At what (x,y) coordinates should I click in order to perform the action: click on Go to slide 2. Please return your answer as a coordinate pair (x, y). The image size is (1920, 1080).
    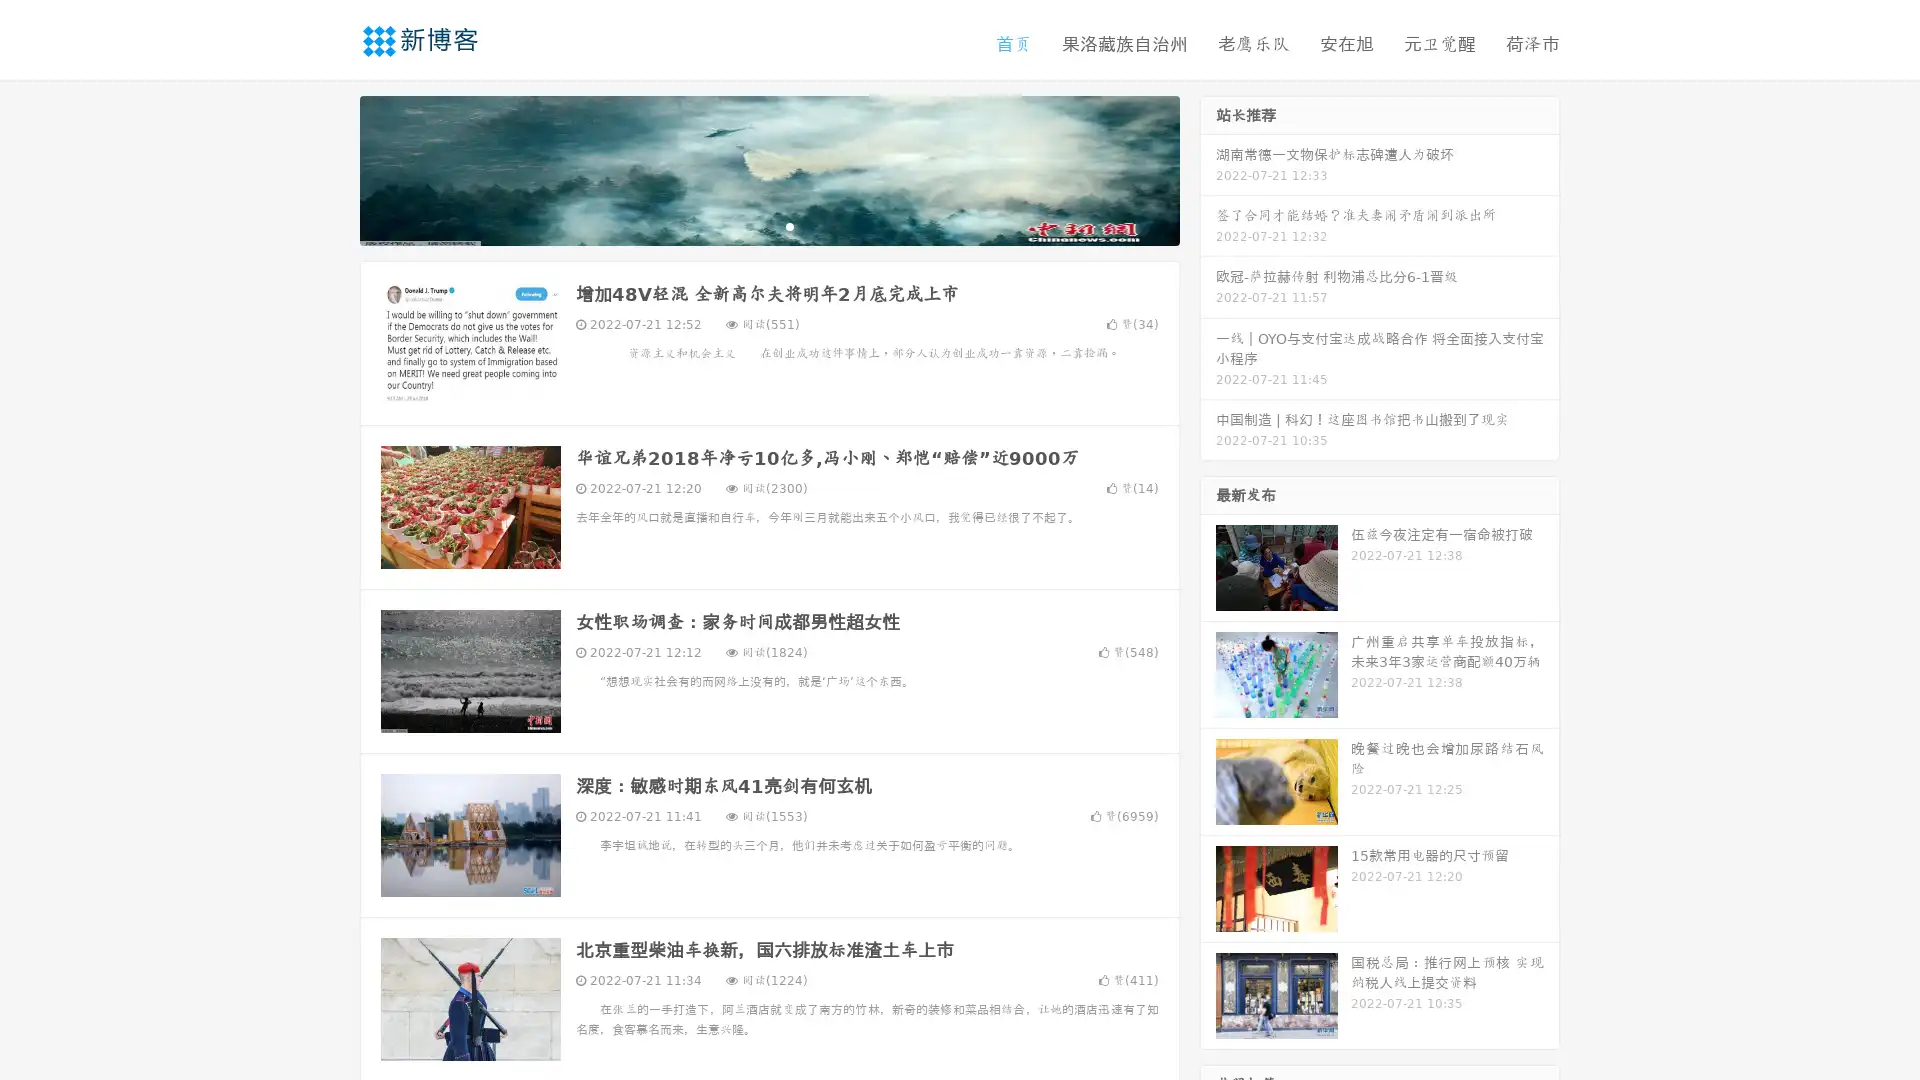
    Looking at the image, I should click on (768, 225).